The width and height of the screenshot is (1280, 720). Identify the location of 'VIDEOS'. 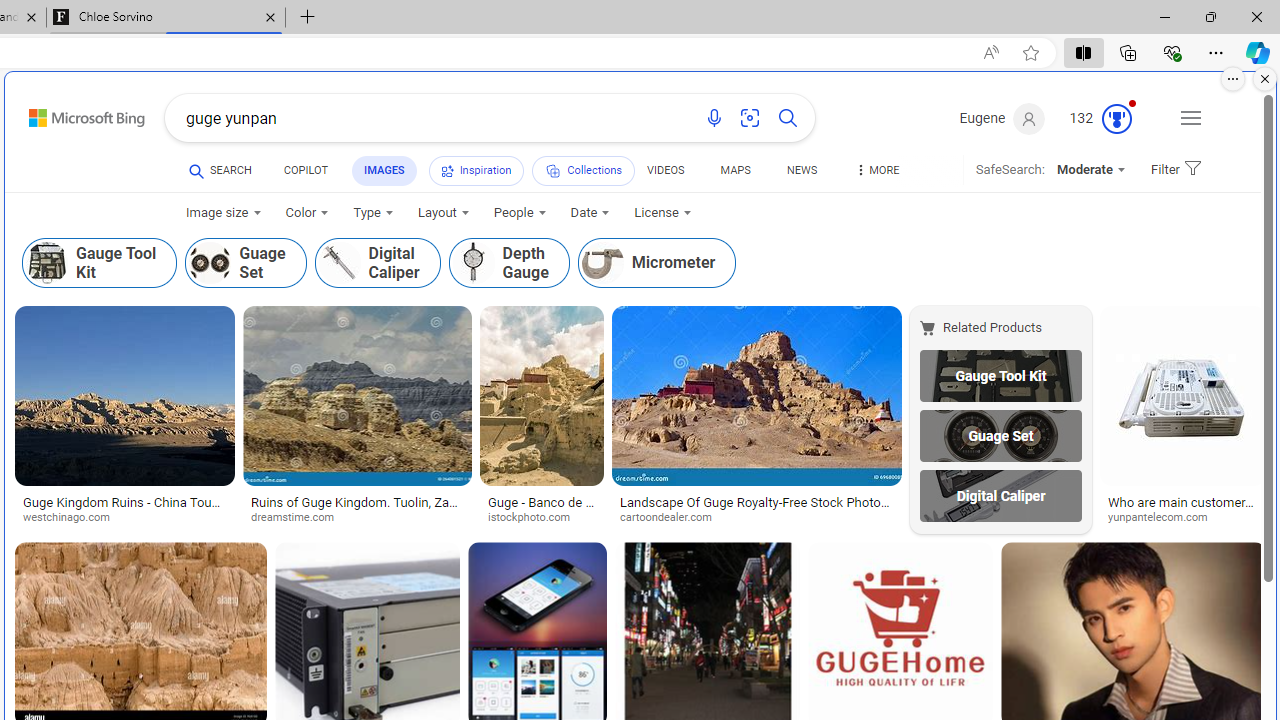
(665, 170).